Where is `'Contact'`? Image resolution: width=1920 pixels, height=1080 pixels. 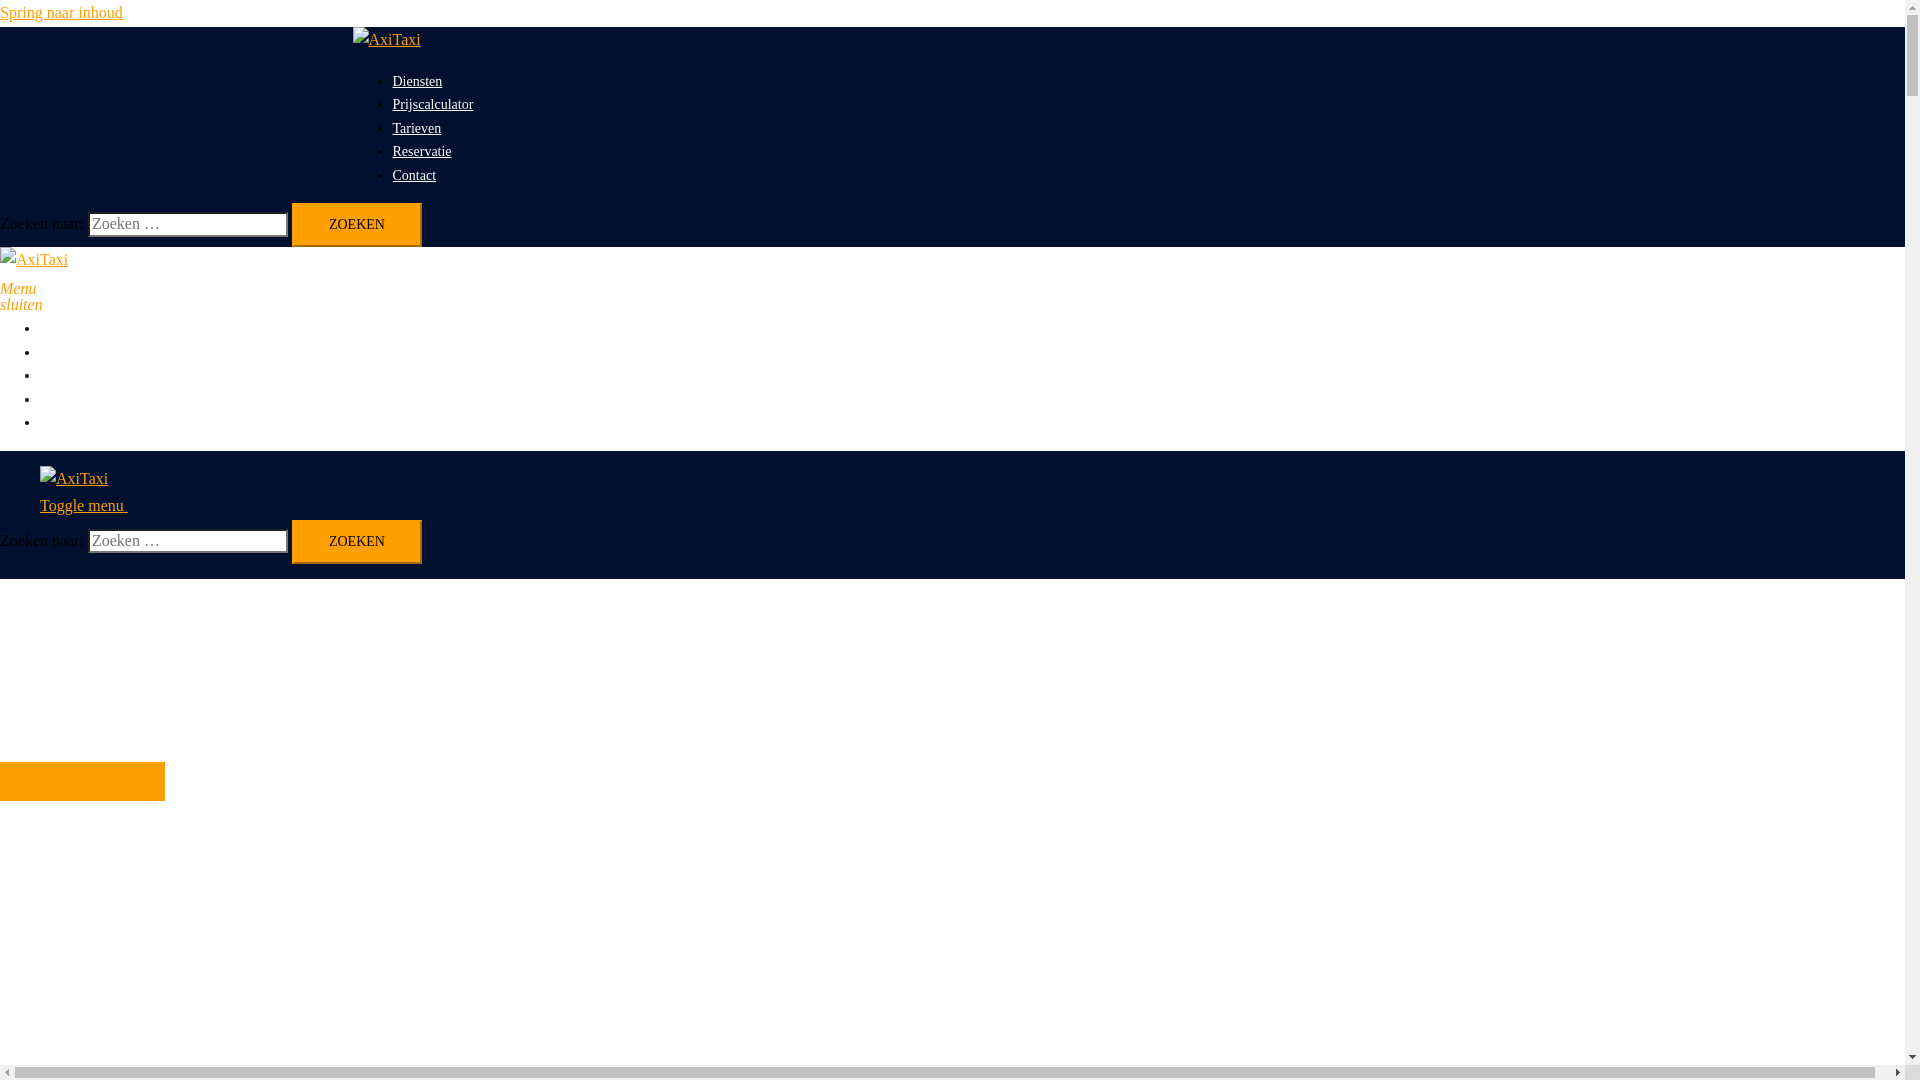 'Contact' is located at coordinates (62, 421).